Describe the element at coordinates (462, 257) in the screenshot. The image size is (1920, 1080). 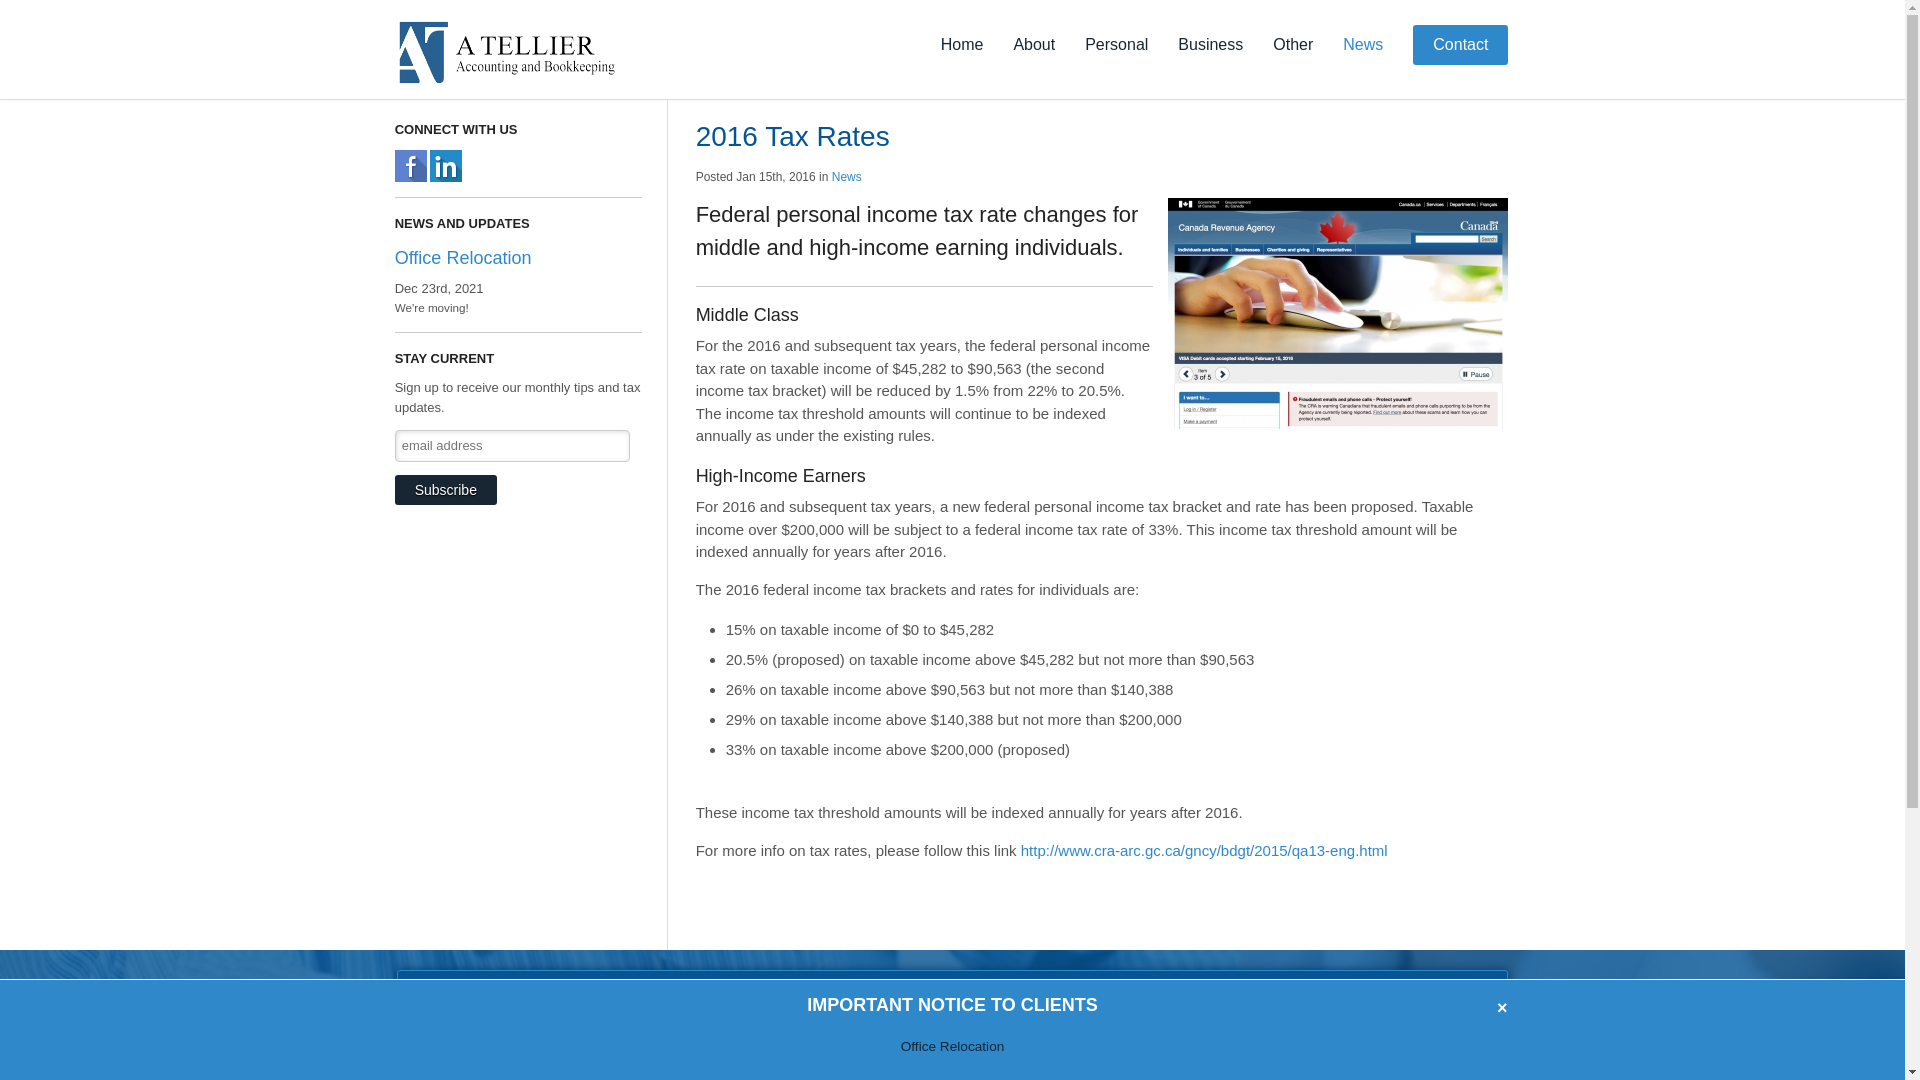
I see `'Office Relocation'` at that location.